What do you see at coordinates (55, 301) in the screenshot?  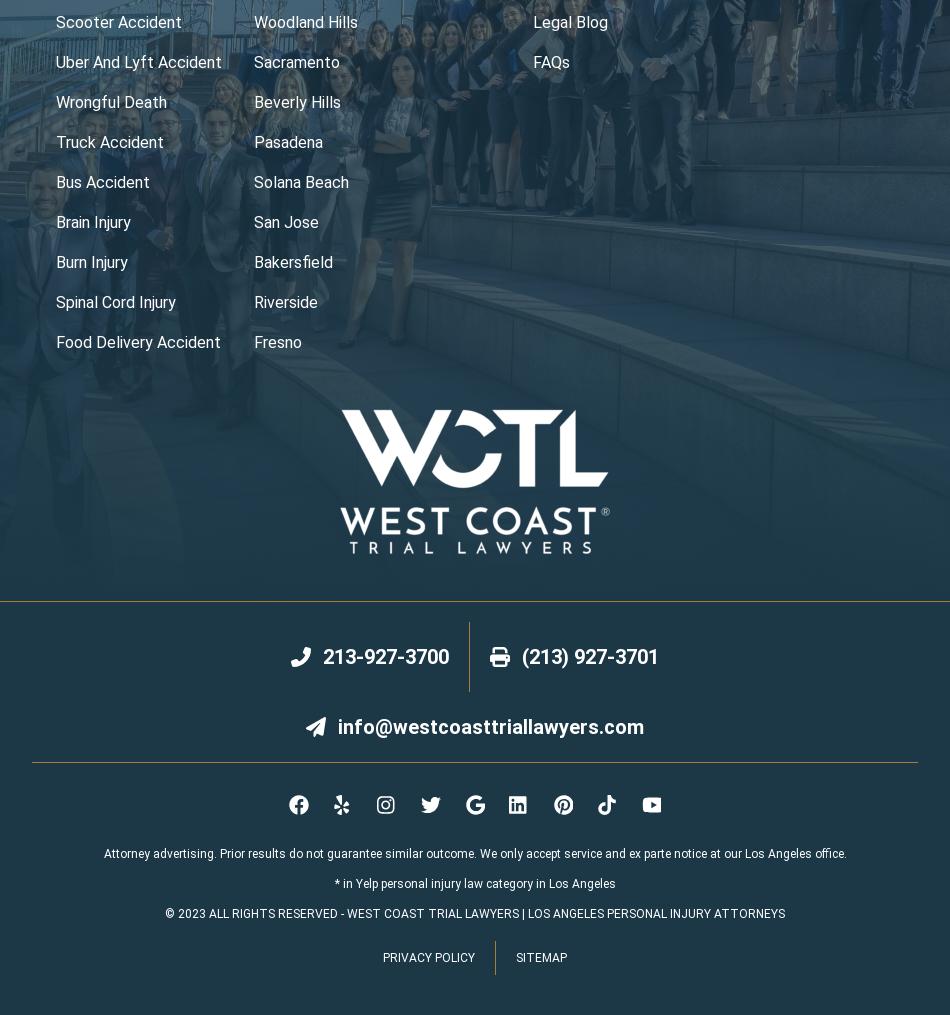 I see `'spinal cord injury'` at bounding box center [55, 301].